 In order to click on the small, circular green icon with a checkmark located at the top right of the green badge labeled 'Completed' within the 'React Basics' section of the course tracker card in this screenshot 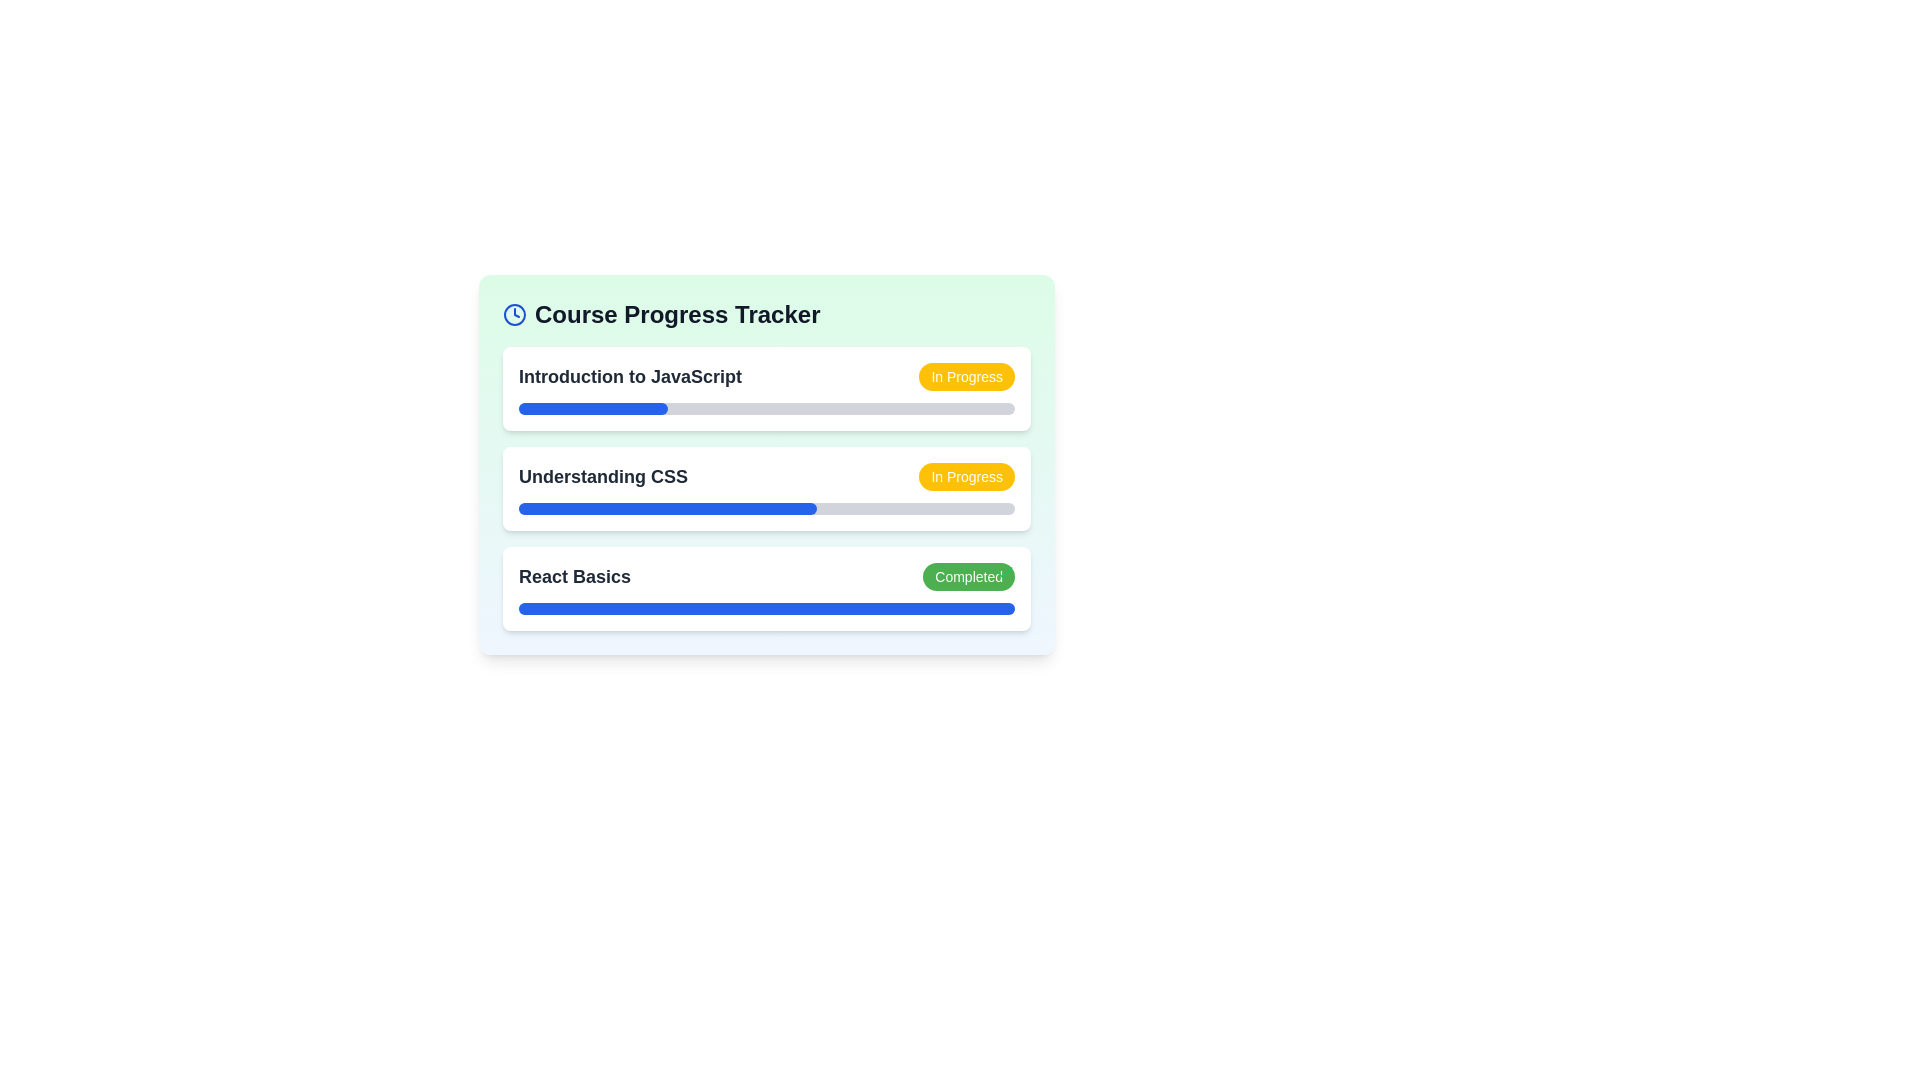, I will do `click(1004, 573)`.